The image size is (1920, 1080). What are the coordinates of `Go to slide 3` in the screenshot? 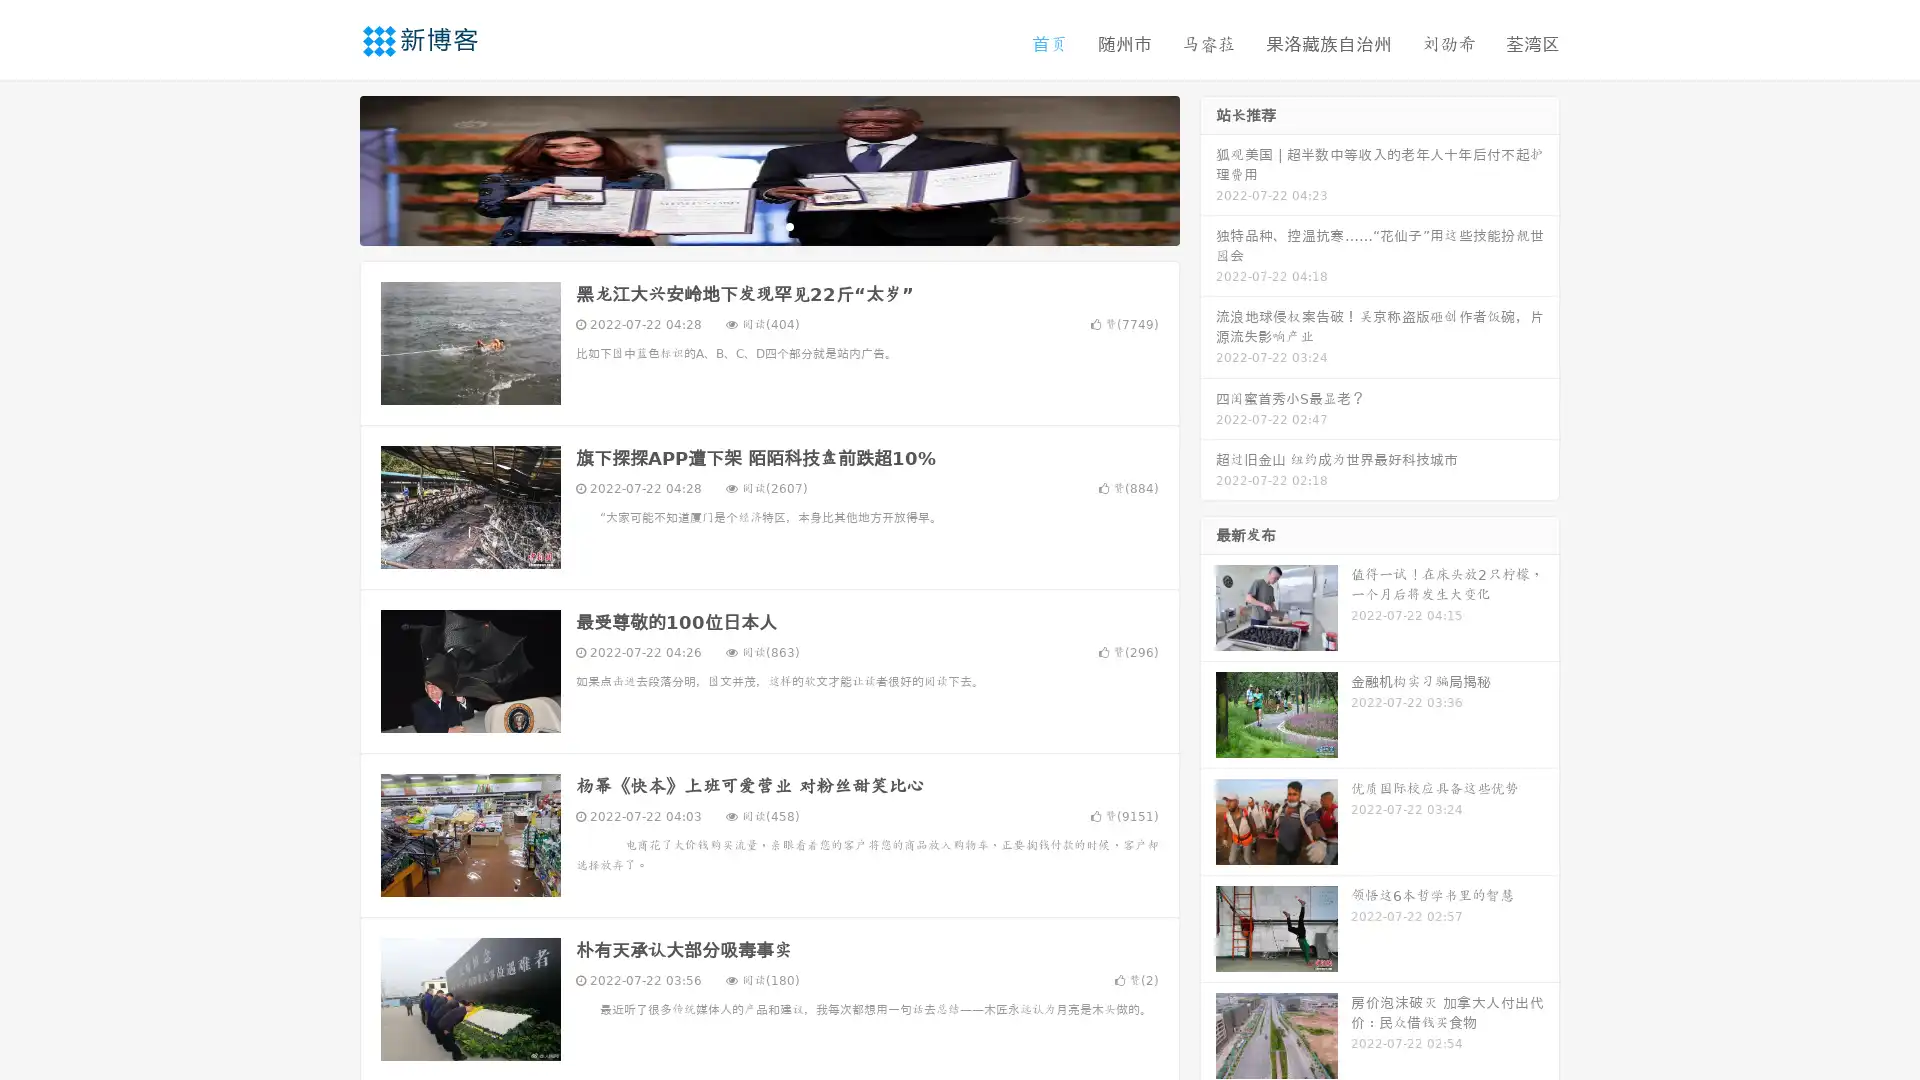 It's located at (789, 225).